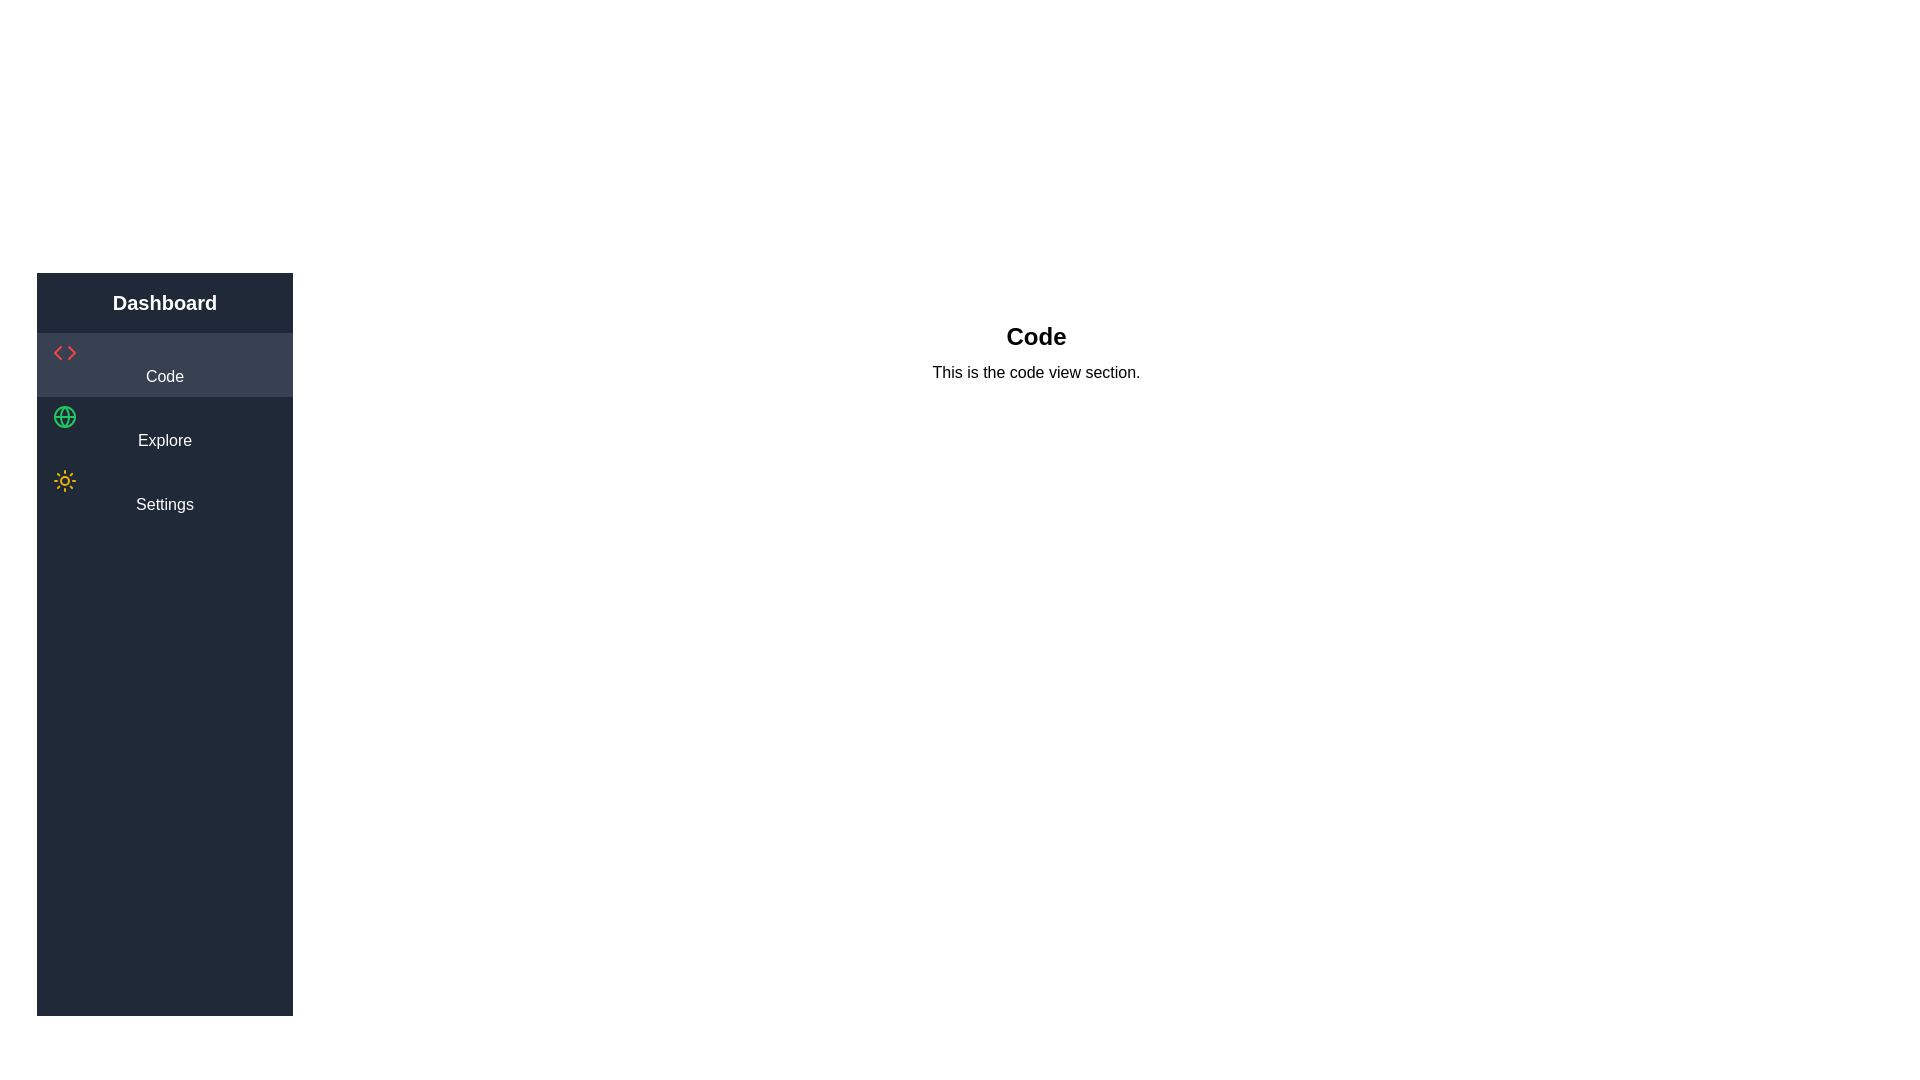 This screenshot has height=1080, width=1920. I want to click on the Explore tab in the sidebar, so click(164, 427).